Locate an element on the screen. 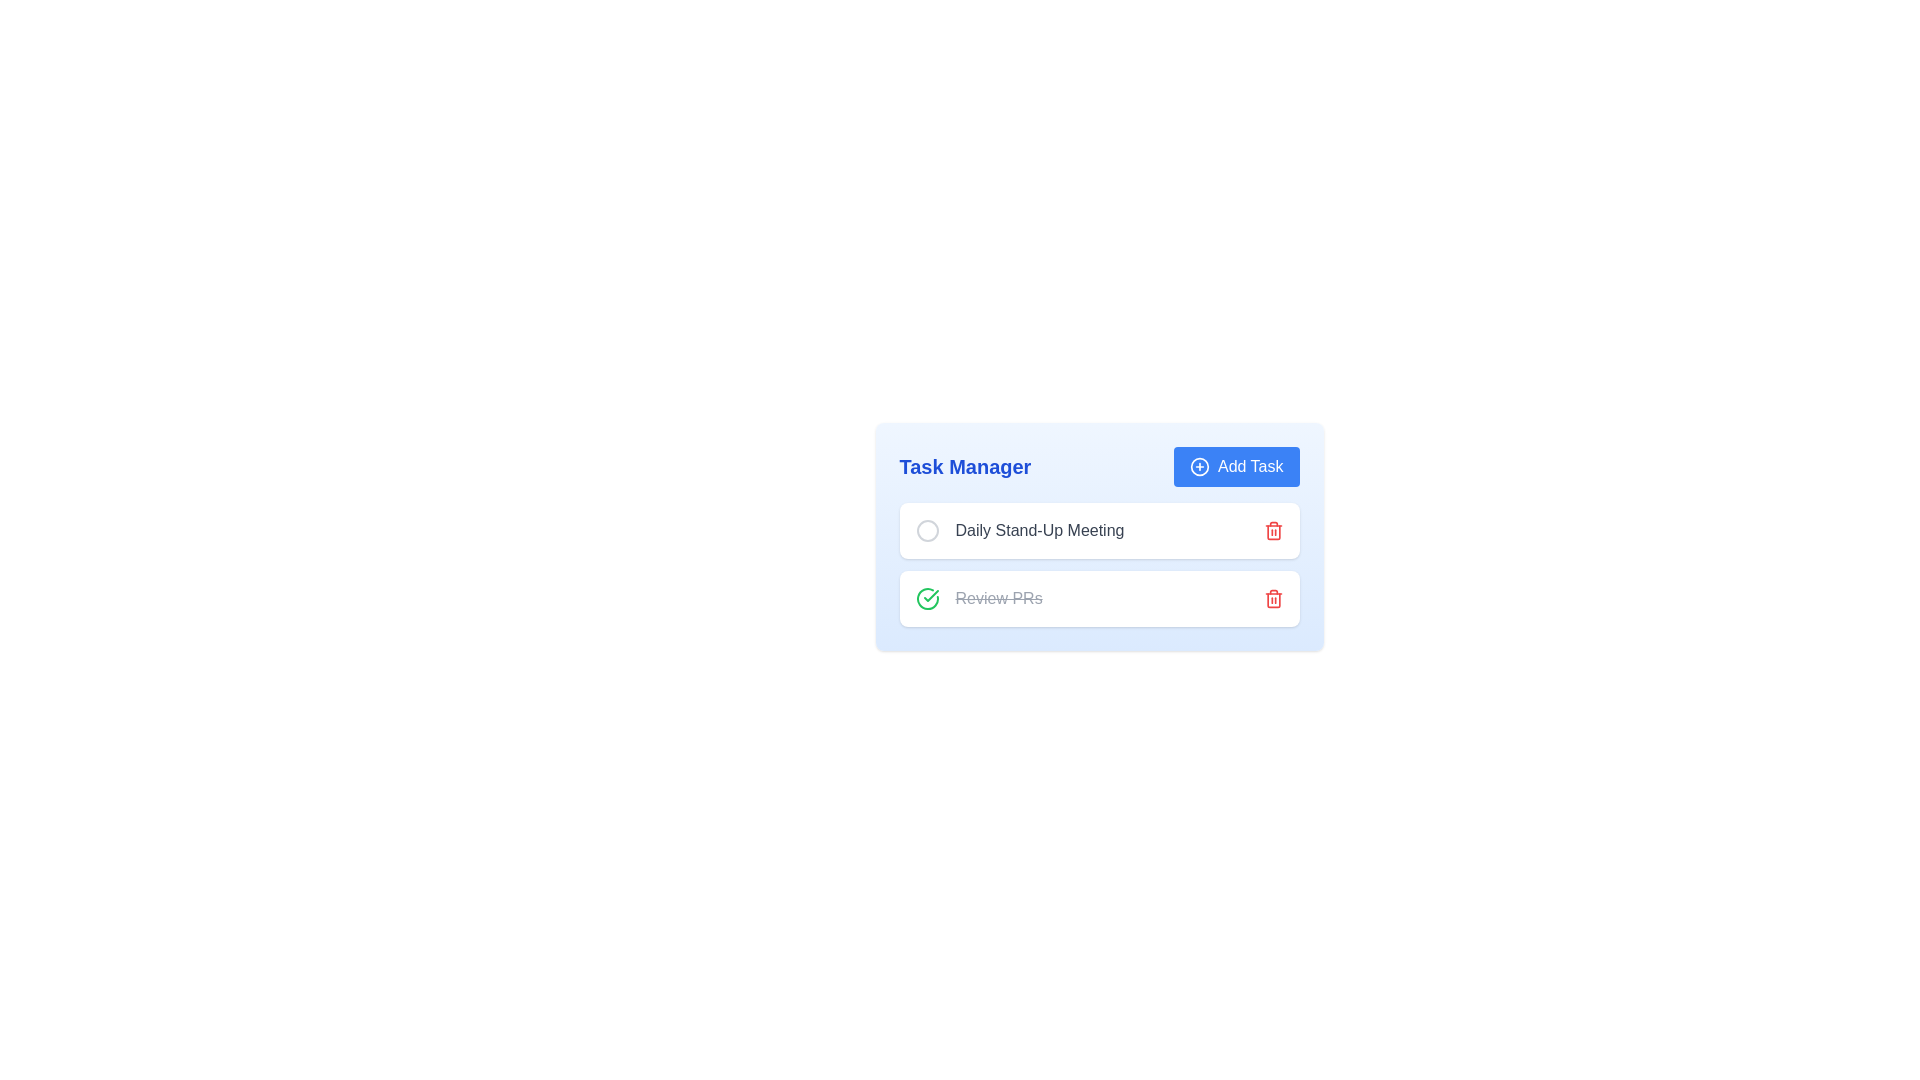 The height and width of the screenshot is (1080, 1920). the red outlined trash can icon located at the far right end of the task item labeled 'Review PRs' is located at coordinates (1272, 597).